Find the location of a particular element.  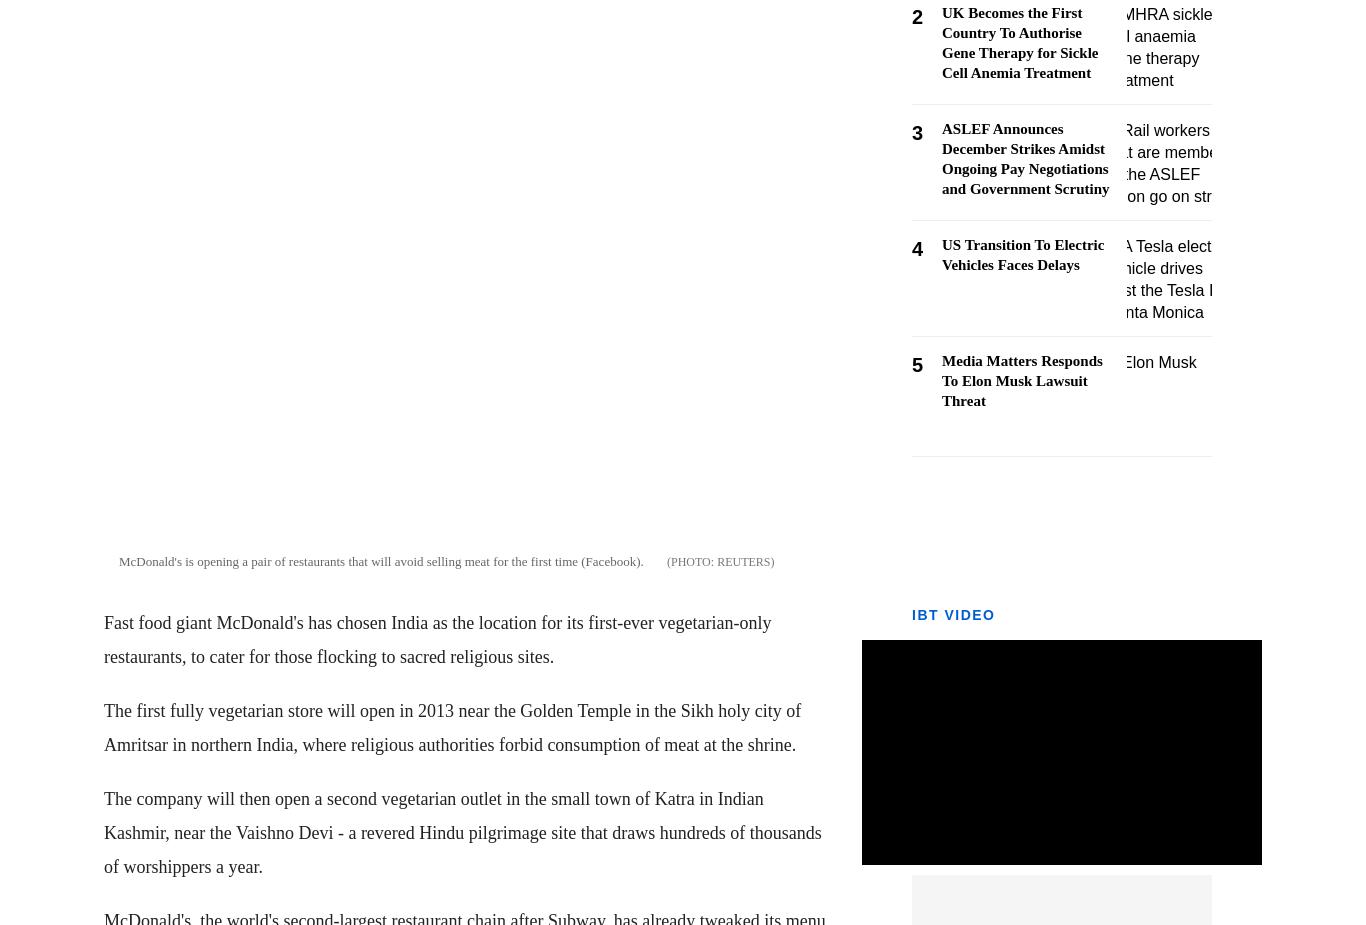

'Markets' is located at coordinates (39, 23).